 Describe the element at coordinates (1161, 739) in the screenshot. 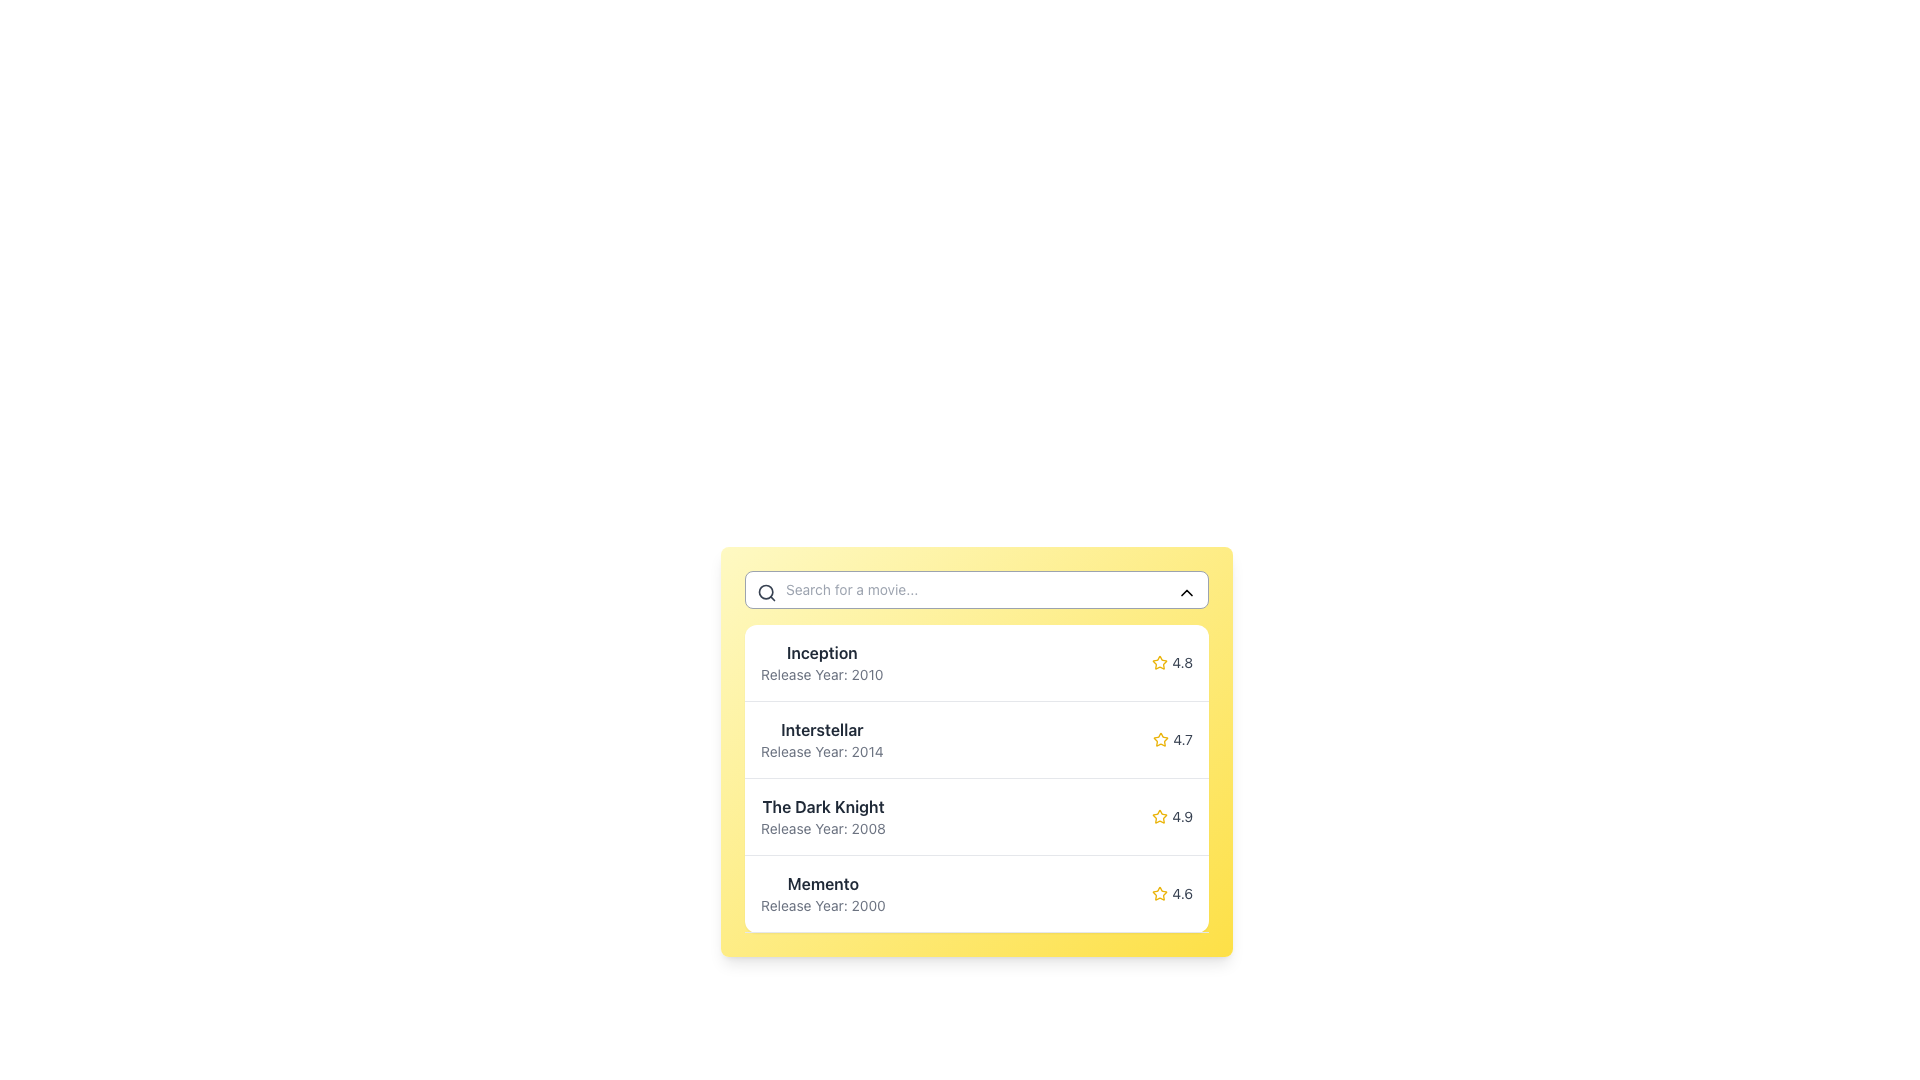

I see `star-shaped icon that is yellow and outlined, located to the right of the movie 'Interstellar' with a rating score of 4.7` at that location.